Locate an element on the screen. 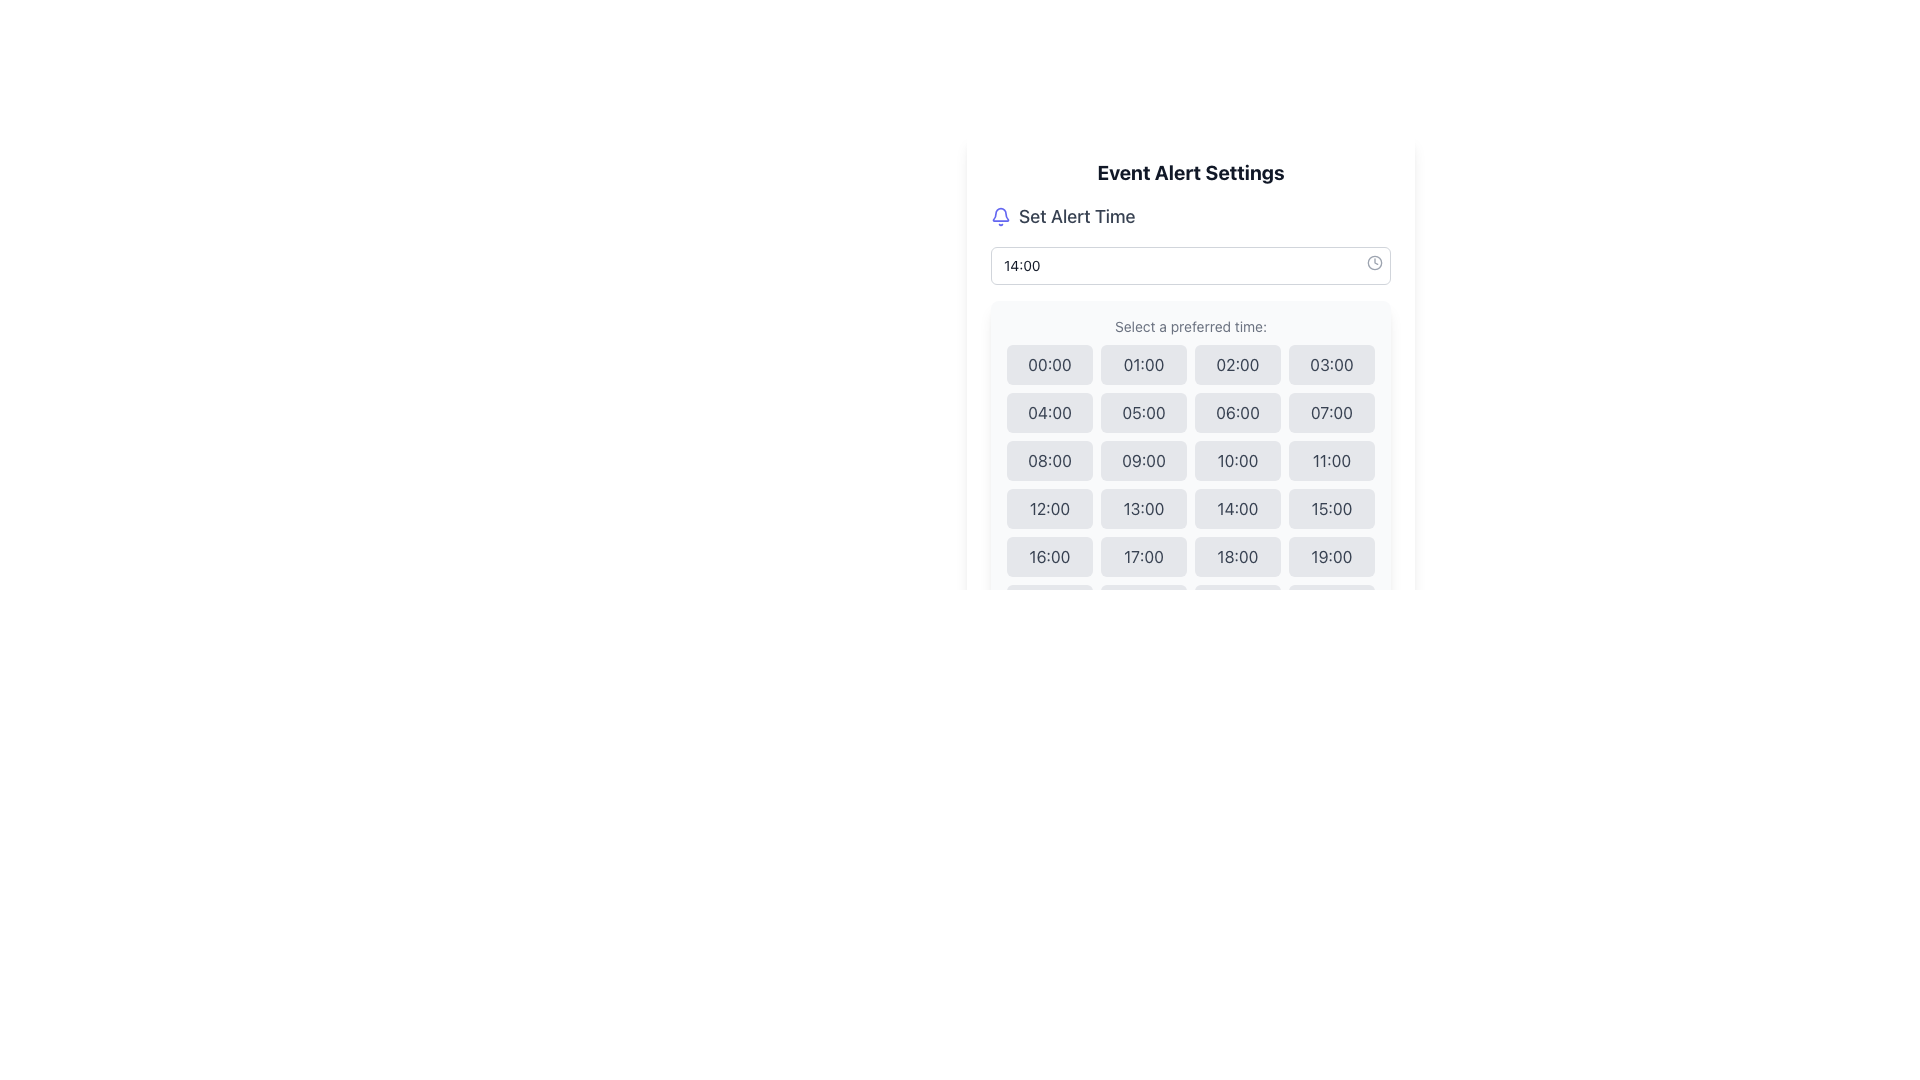  the button displaying '00:00' in dark gray, located in the top-left position of a time-selection grid is located at coordinates (1049, 365).